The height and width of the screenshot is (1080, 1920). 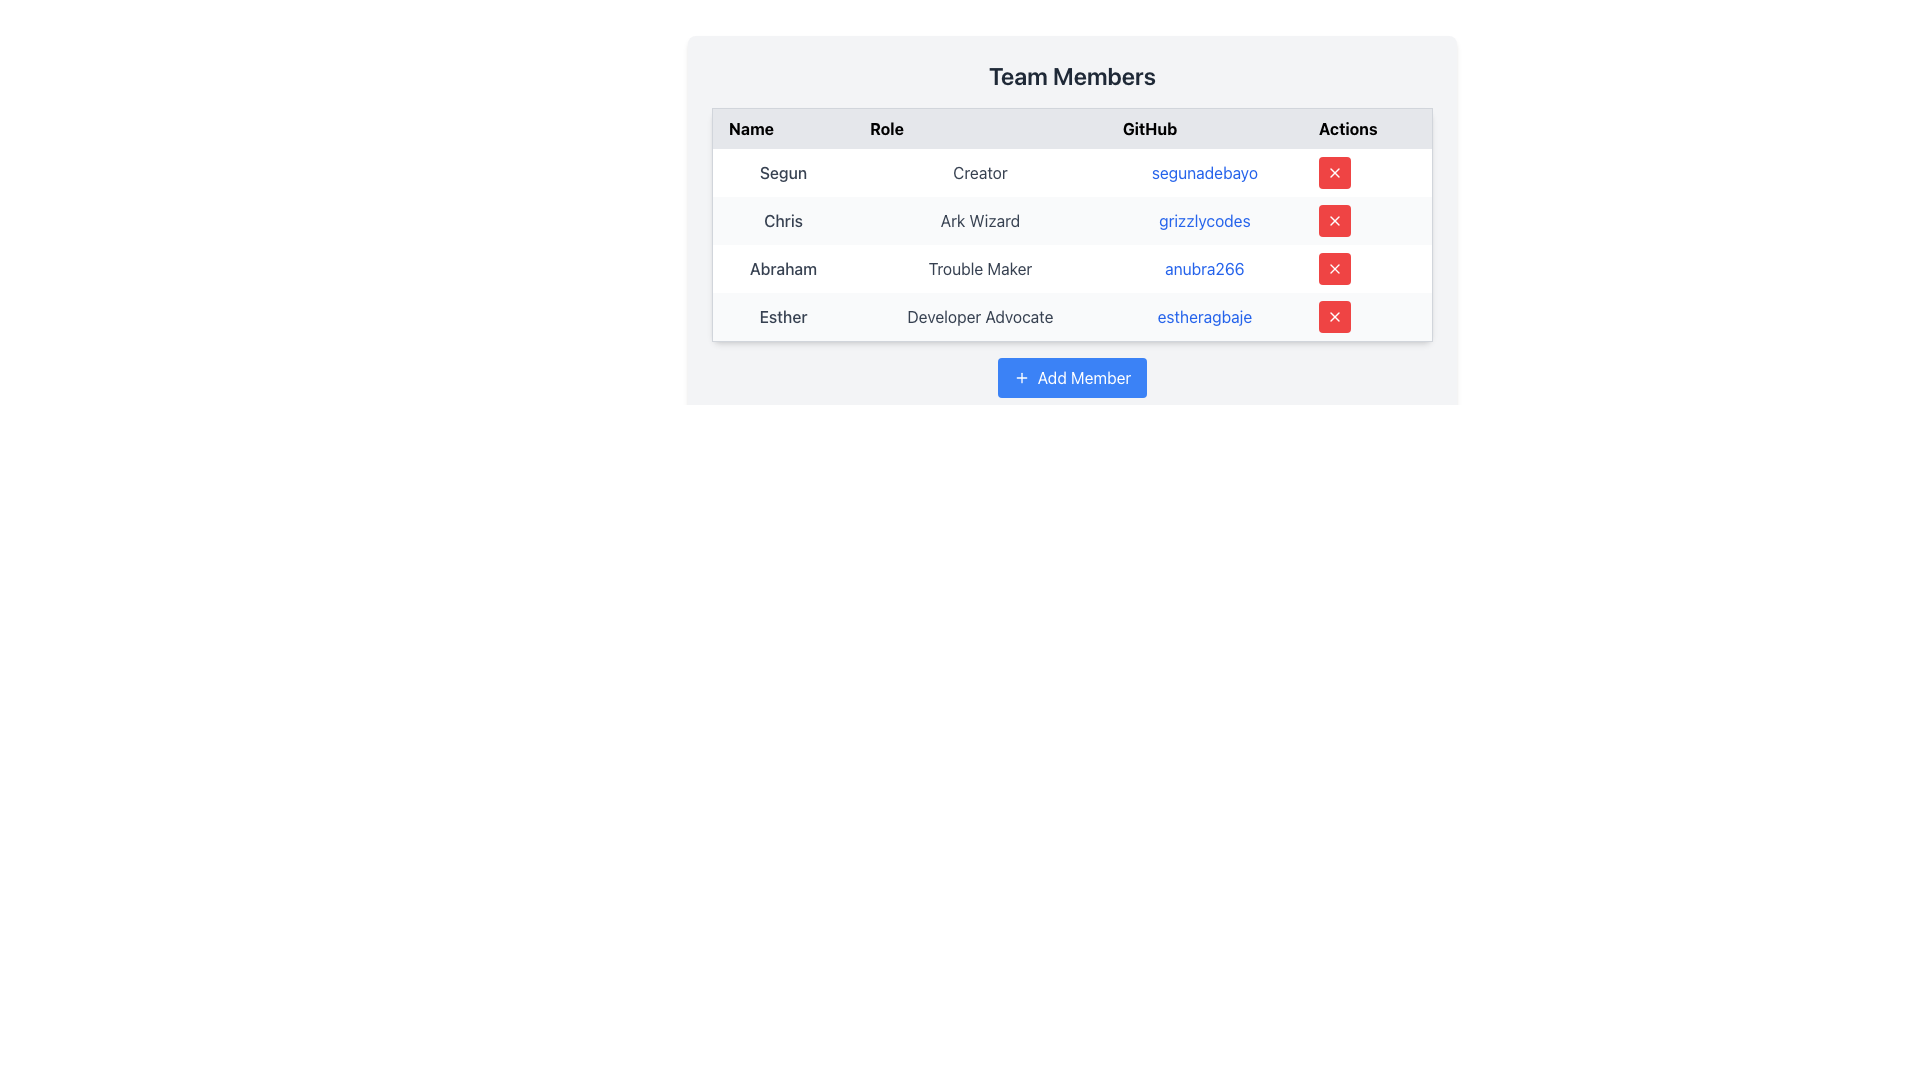 I want to click on the blue hyperlink displaying 'segunadebayo' in the 'GitHub' column of the 'Team Members' table, so click(x=1203, y=172).